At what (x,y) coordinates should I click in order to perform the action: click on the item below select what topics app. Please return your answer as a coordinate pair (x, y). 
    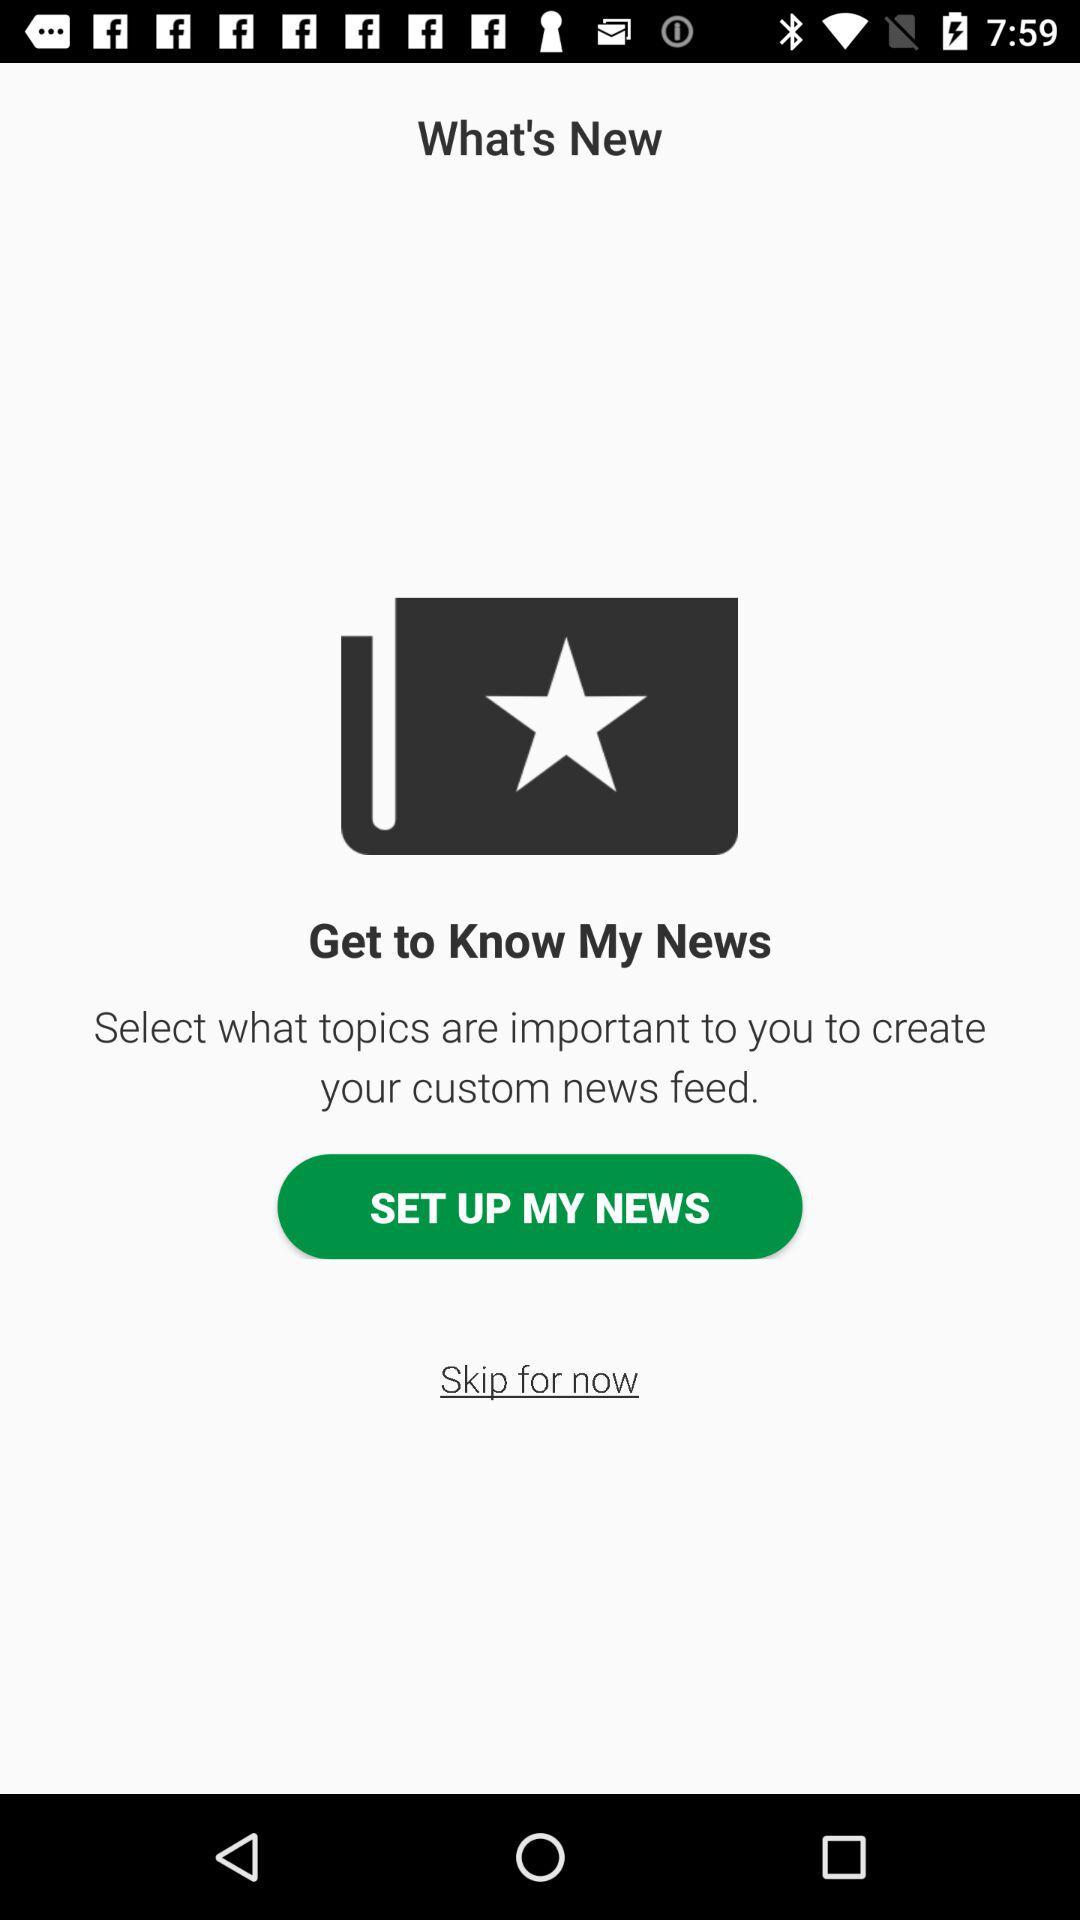
    Looking at the image, I should click on (540, 1205).